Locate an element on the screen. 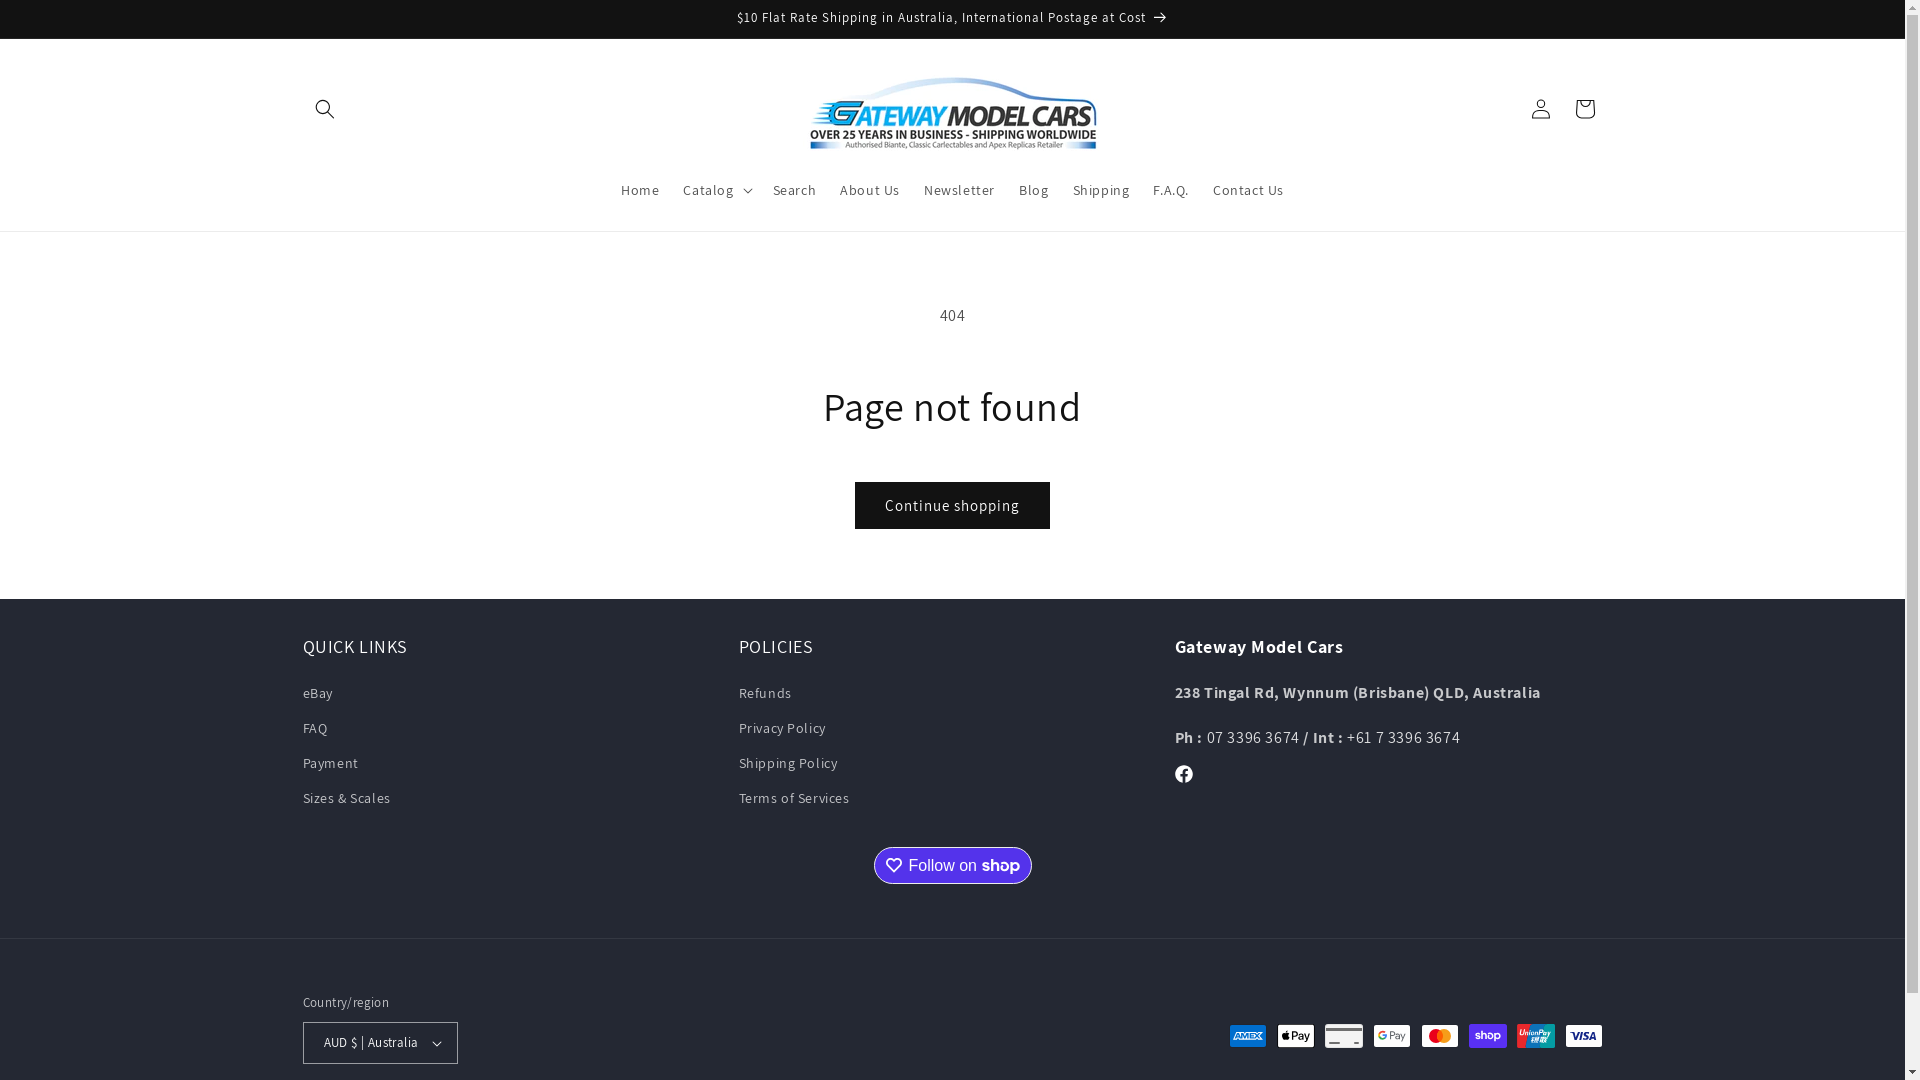 Image resolution: width=1920 pixels, height=1080 pixels. 'Log in' is located at coordinates (1539, 108).